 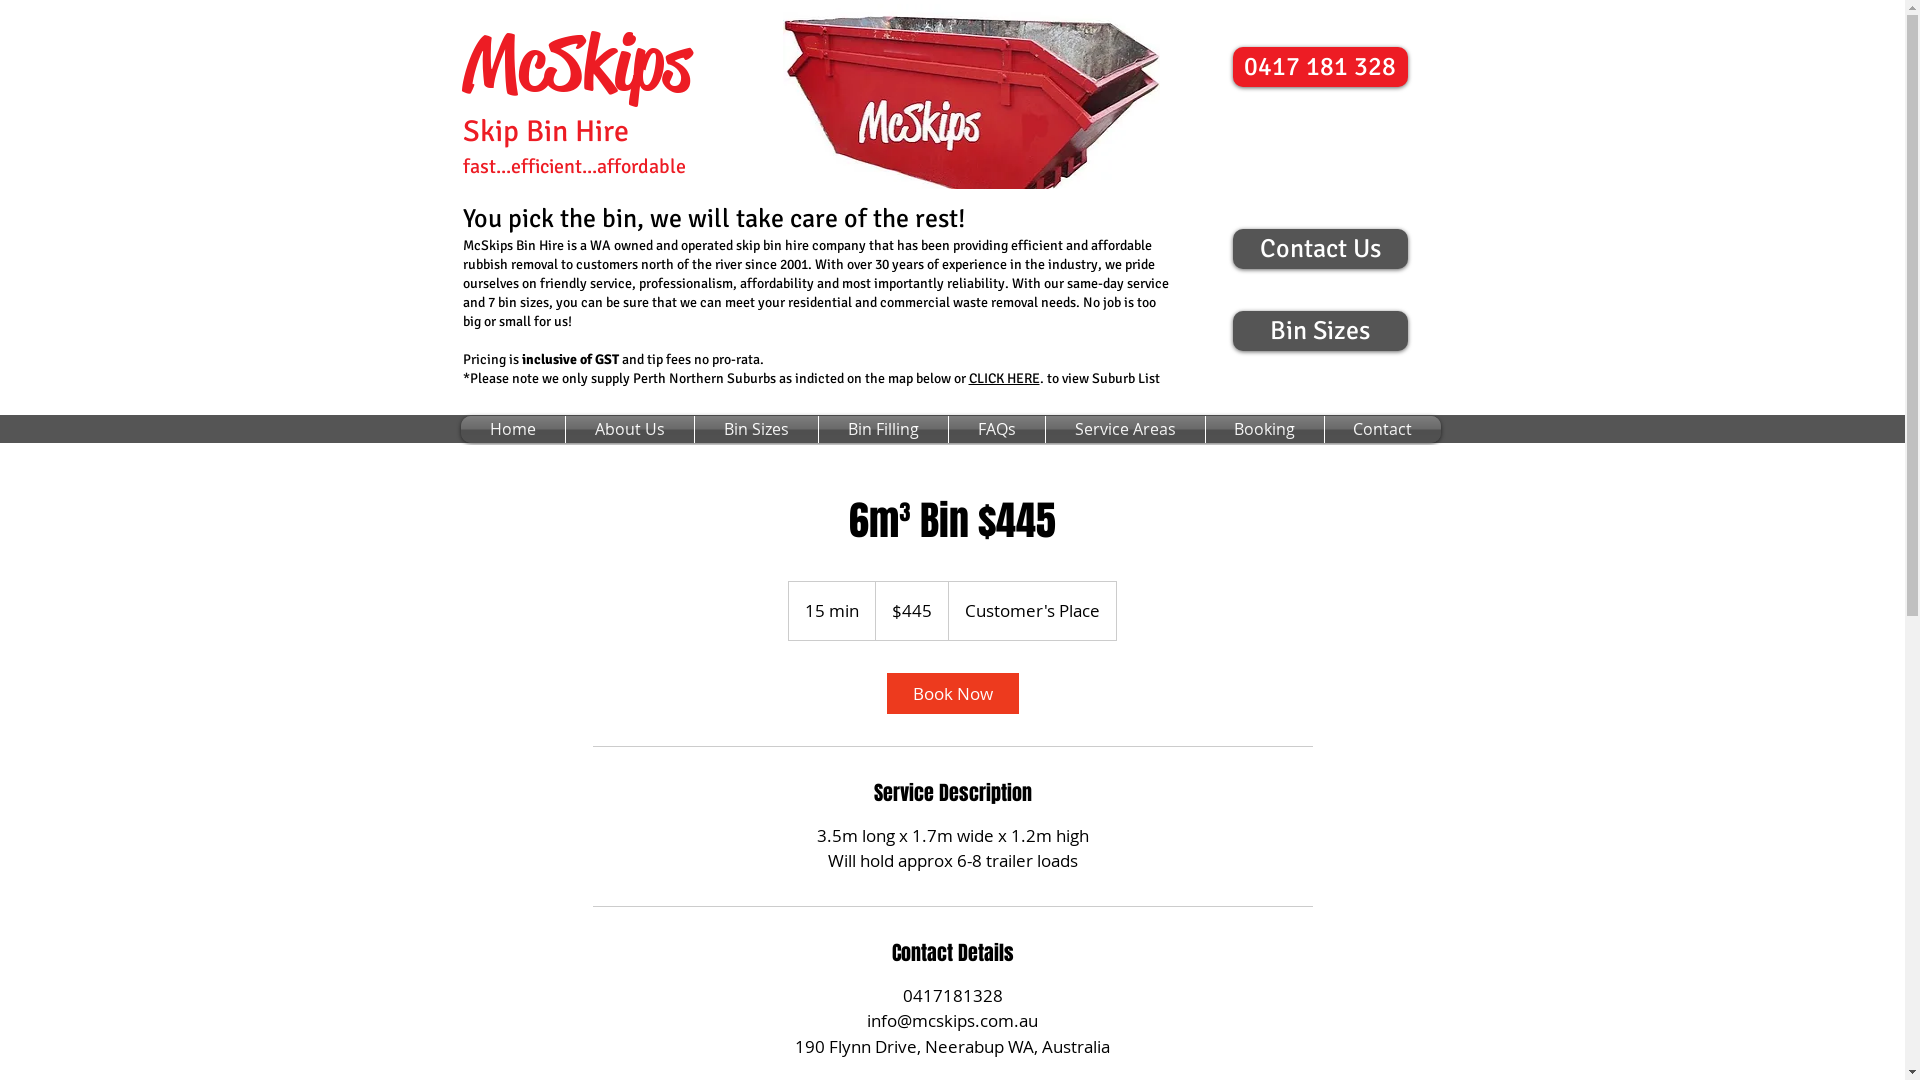 I want to click on 'Contact Us', so click(x=1231, y=248).